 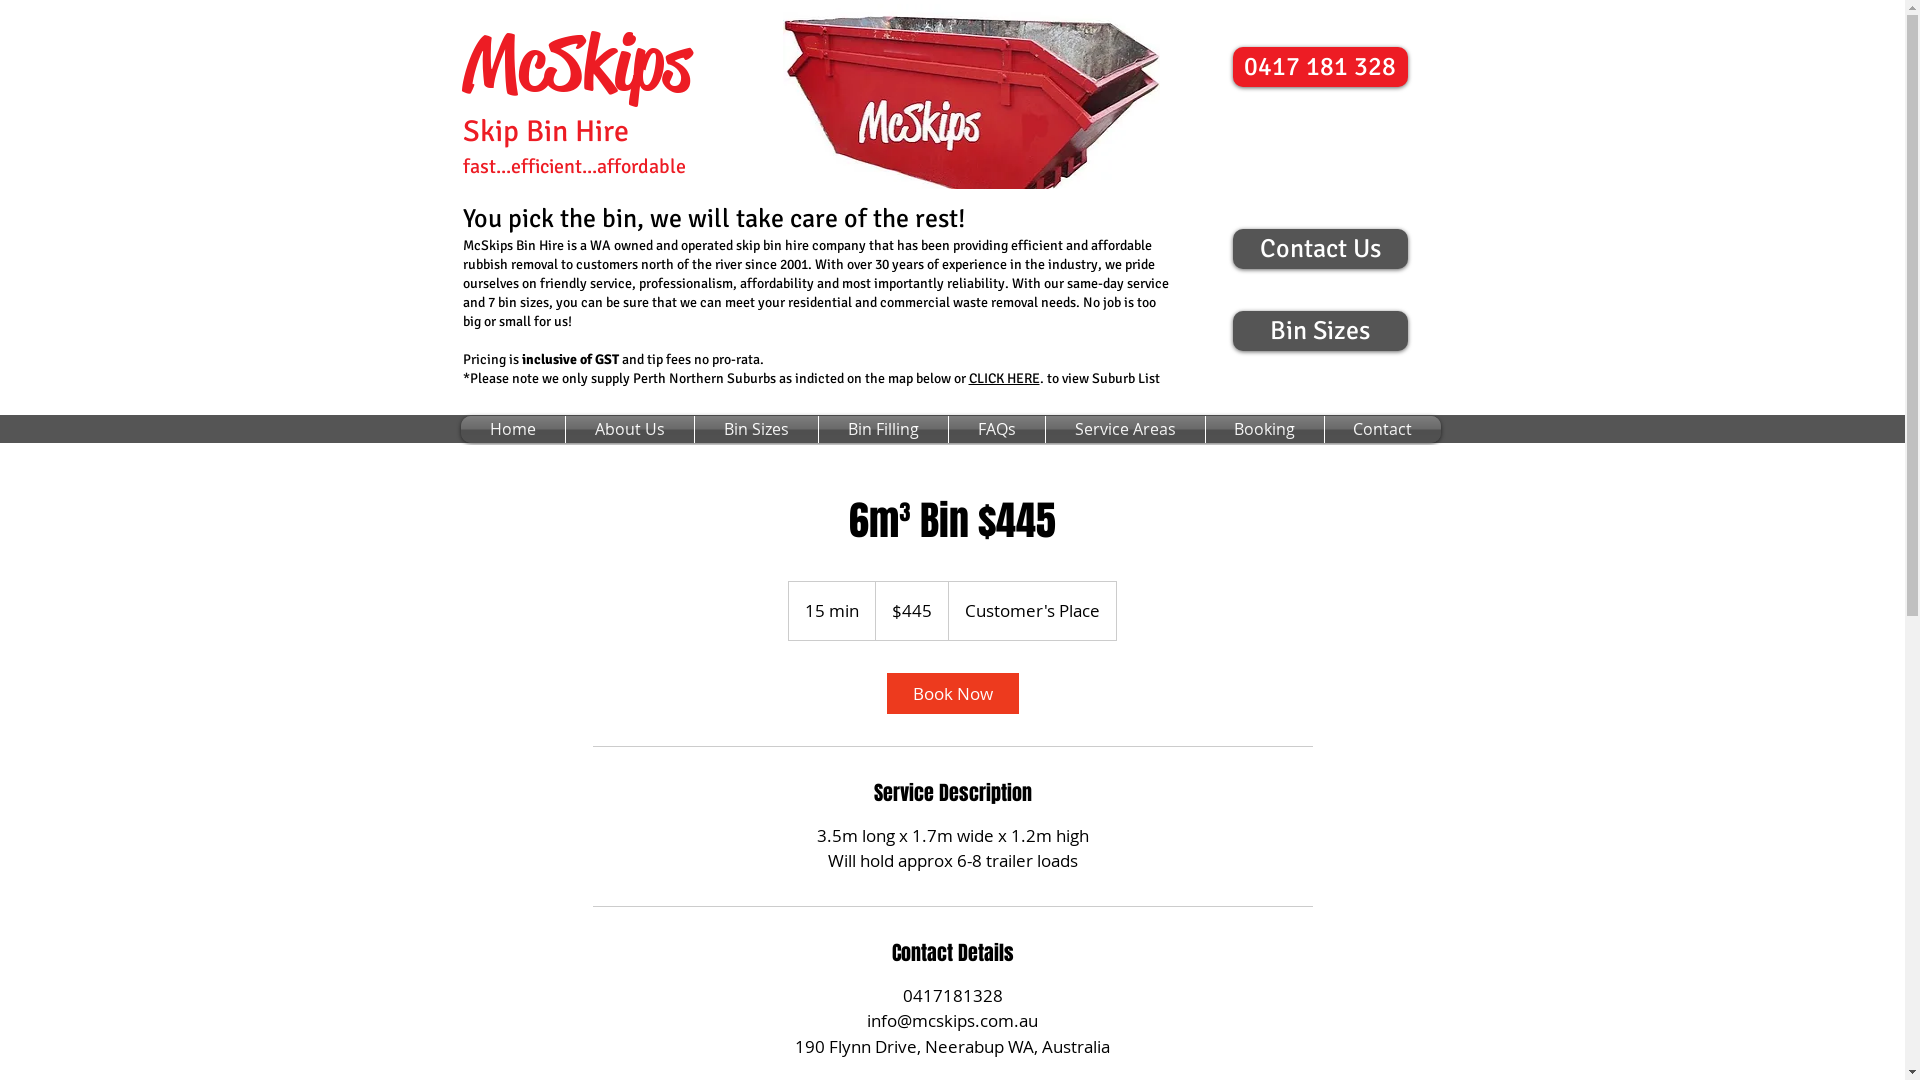 I want to click on 'Contact Us', so click(x=1231, y=248).